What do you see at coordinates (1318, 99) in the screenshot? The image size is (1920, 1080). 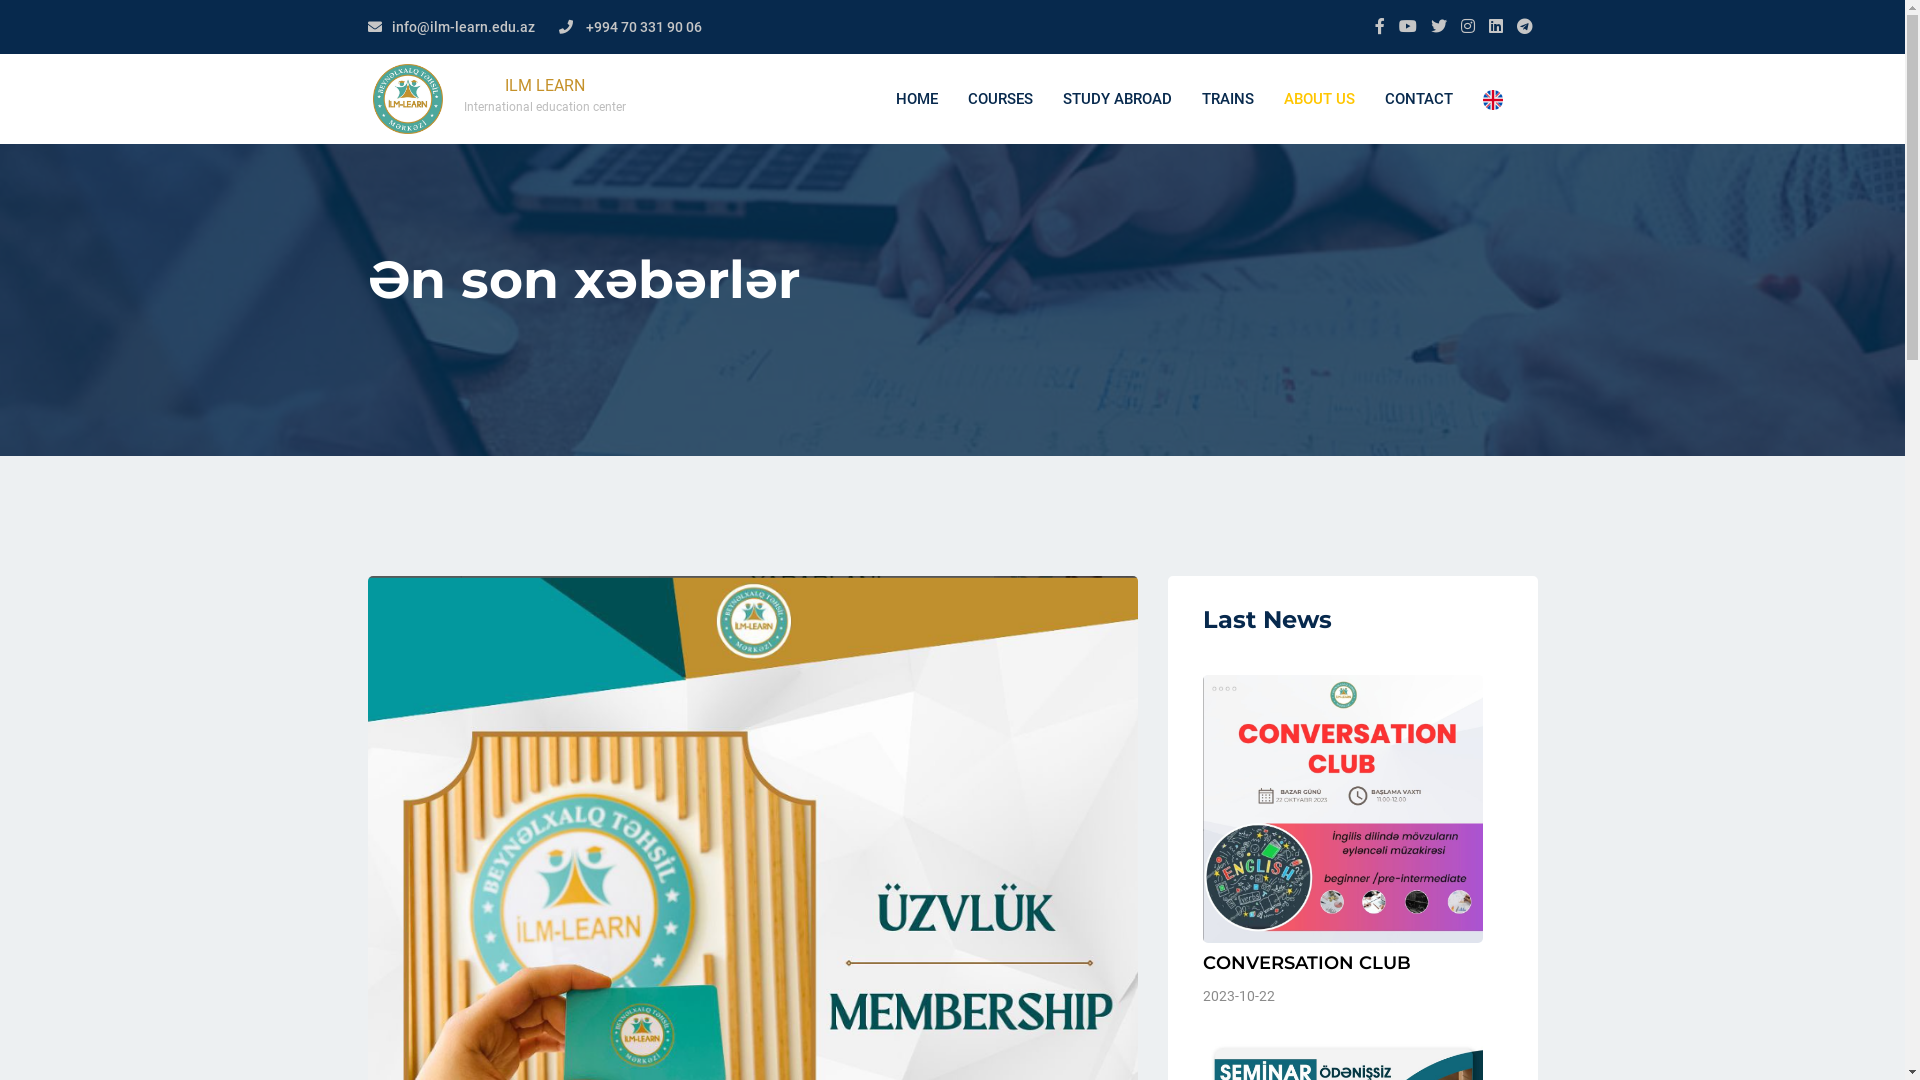 I see `'ABOUT US'` at bounding box center [1318, 99].